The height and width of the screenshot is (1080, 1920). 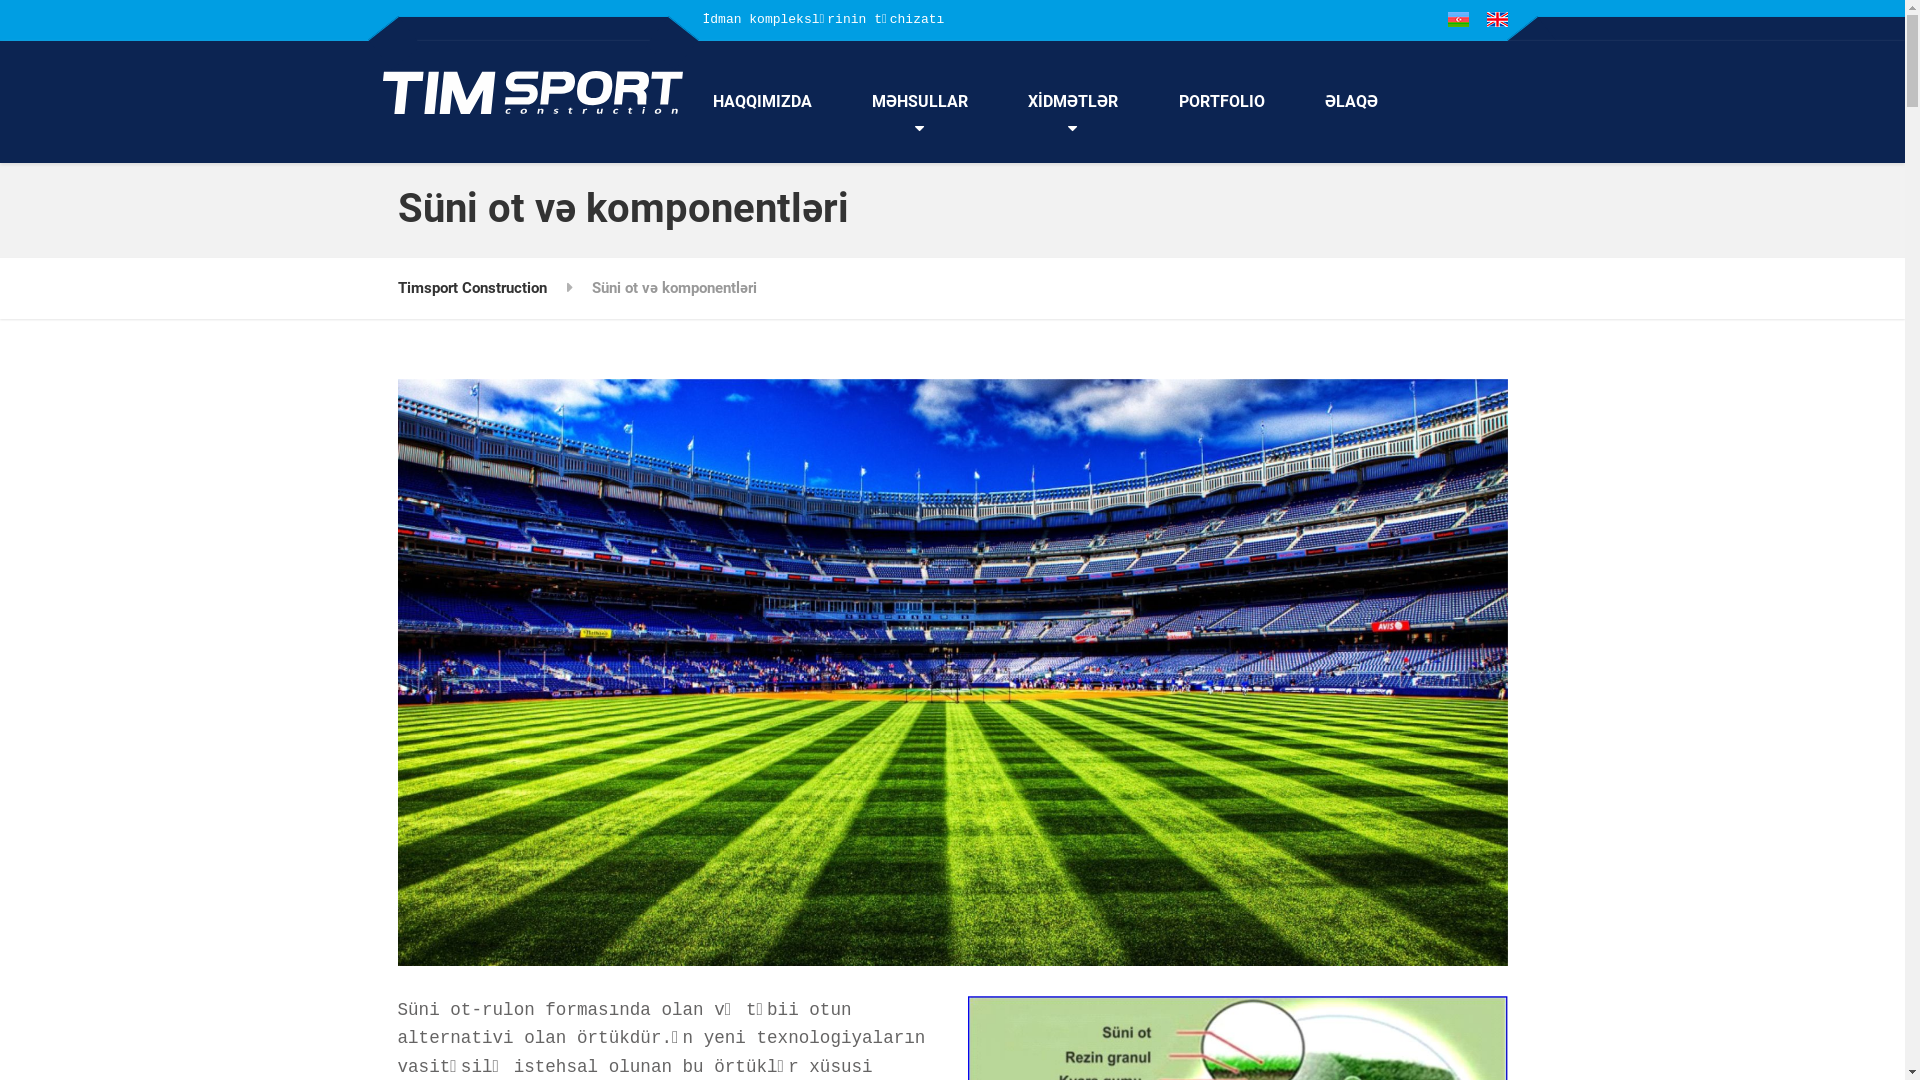 What do you see at coordinates (681, 101) in the screenshot?
I see `'HAQQIMIZDA'` at bounding box center [681, 101].